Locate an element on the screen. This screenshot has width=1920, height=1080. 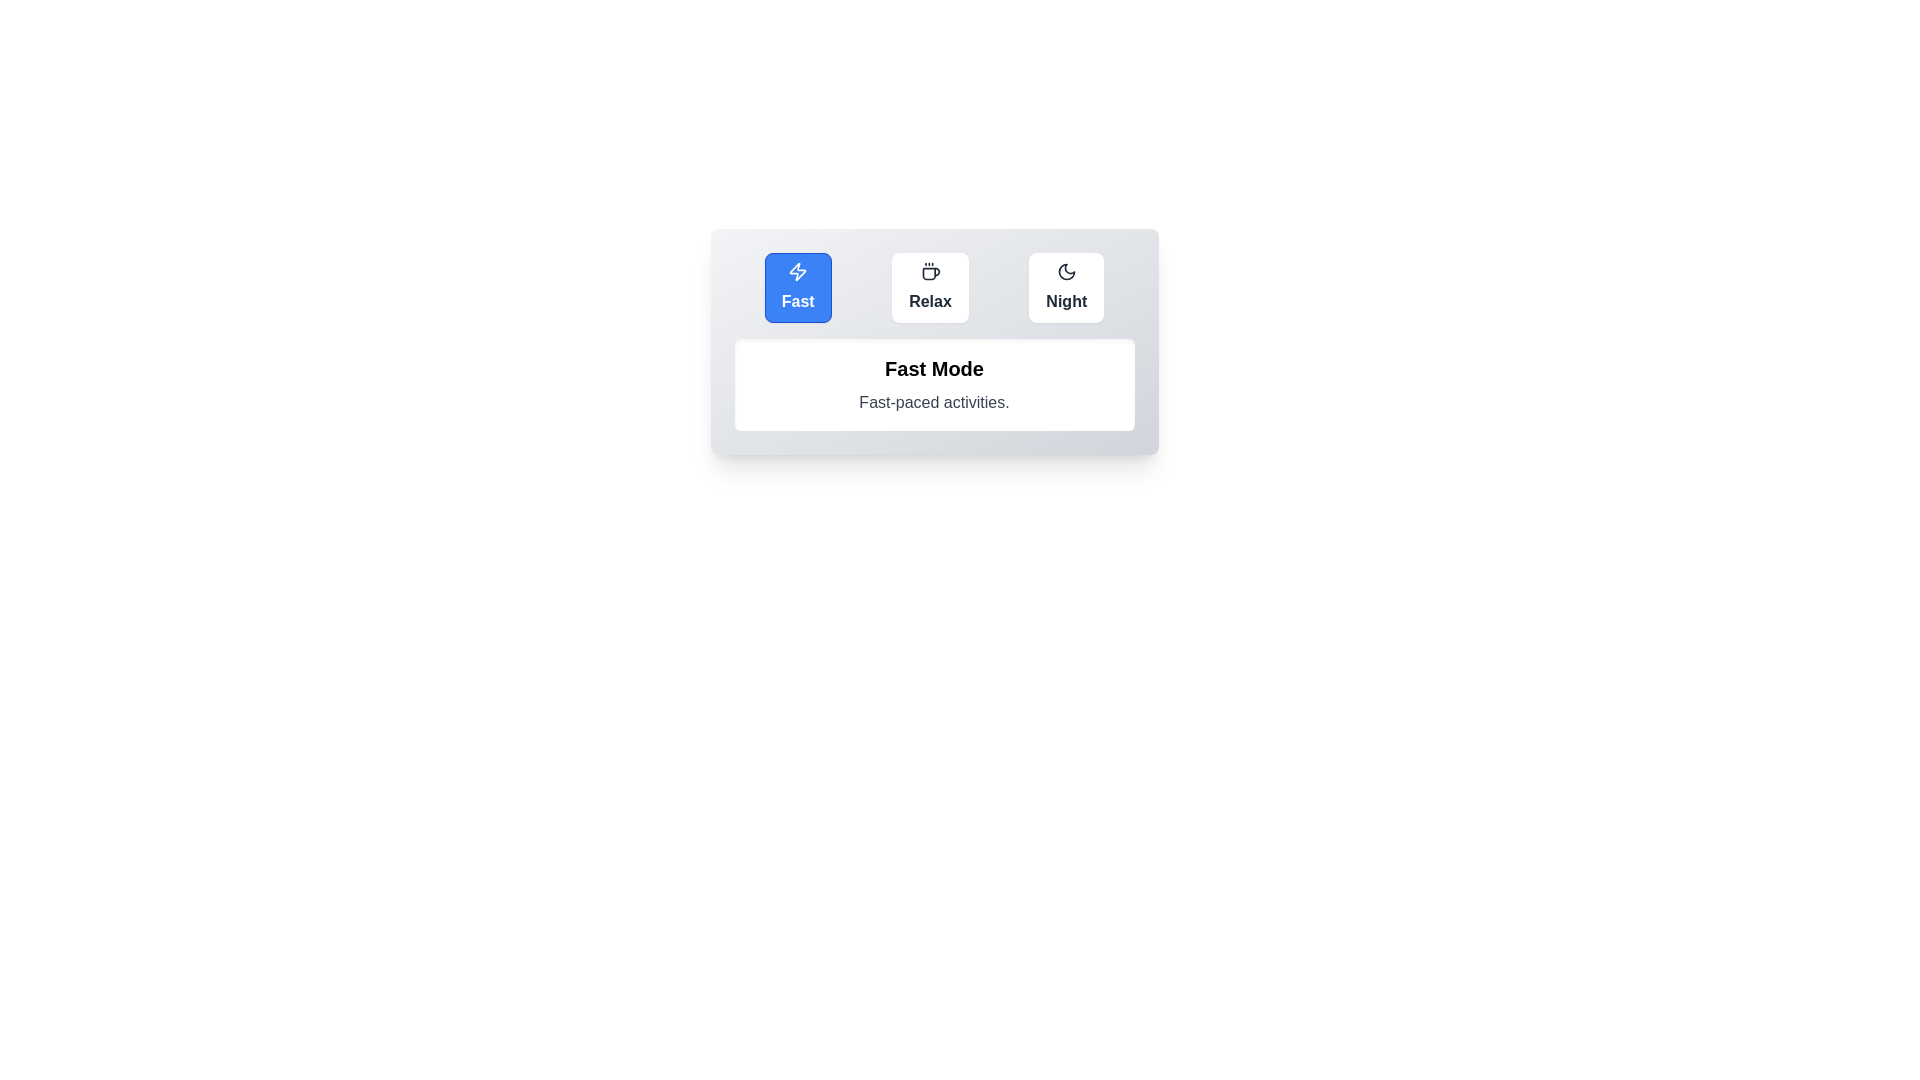
the small, black coffee cup icon located above the text 'Relax' is located at coordinates (929, 272).